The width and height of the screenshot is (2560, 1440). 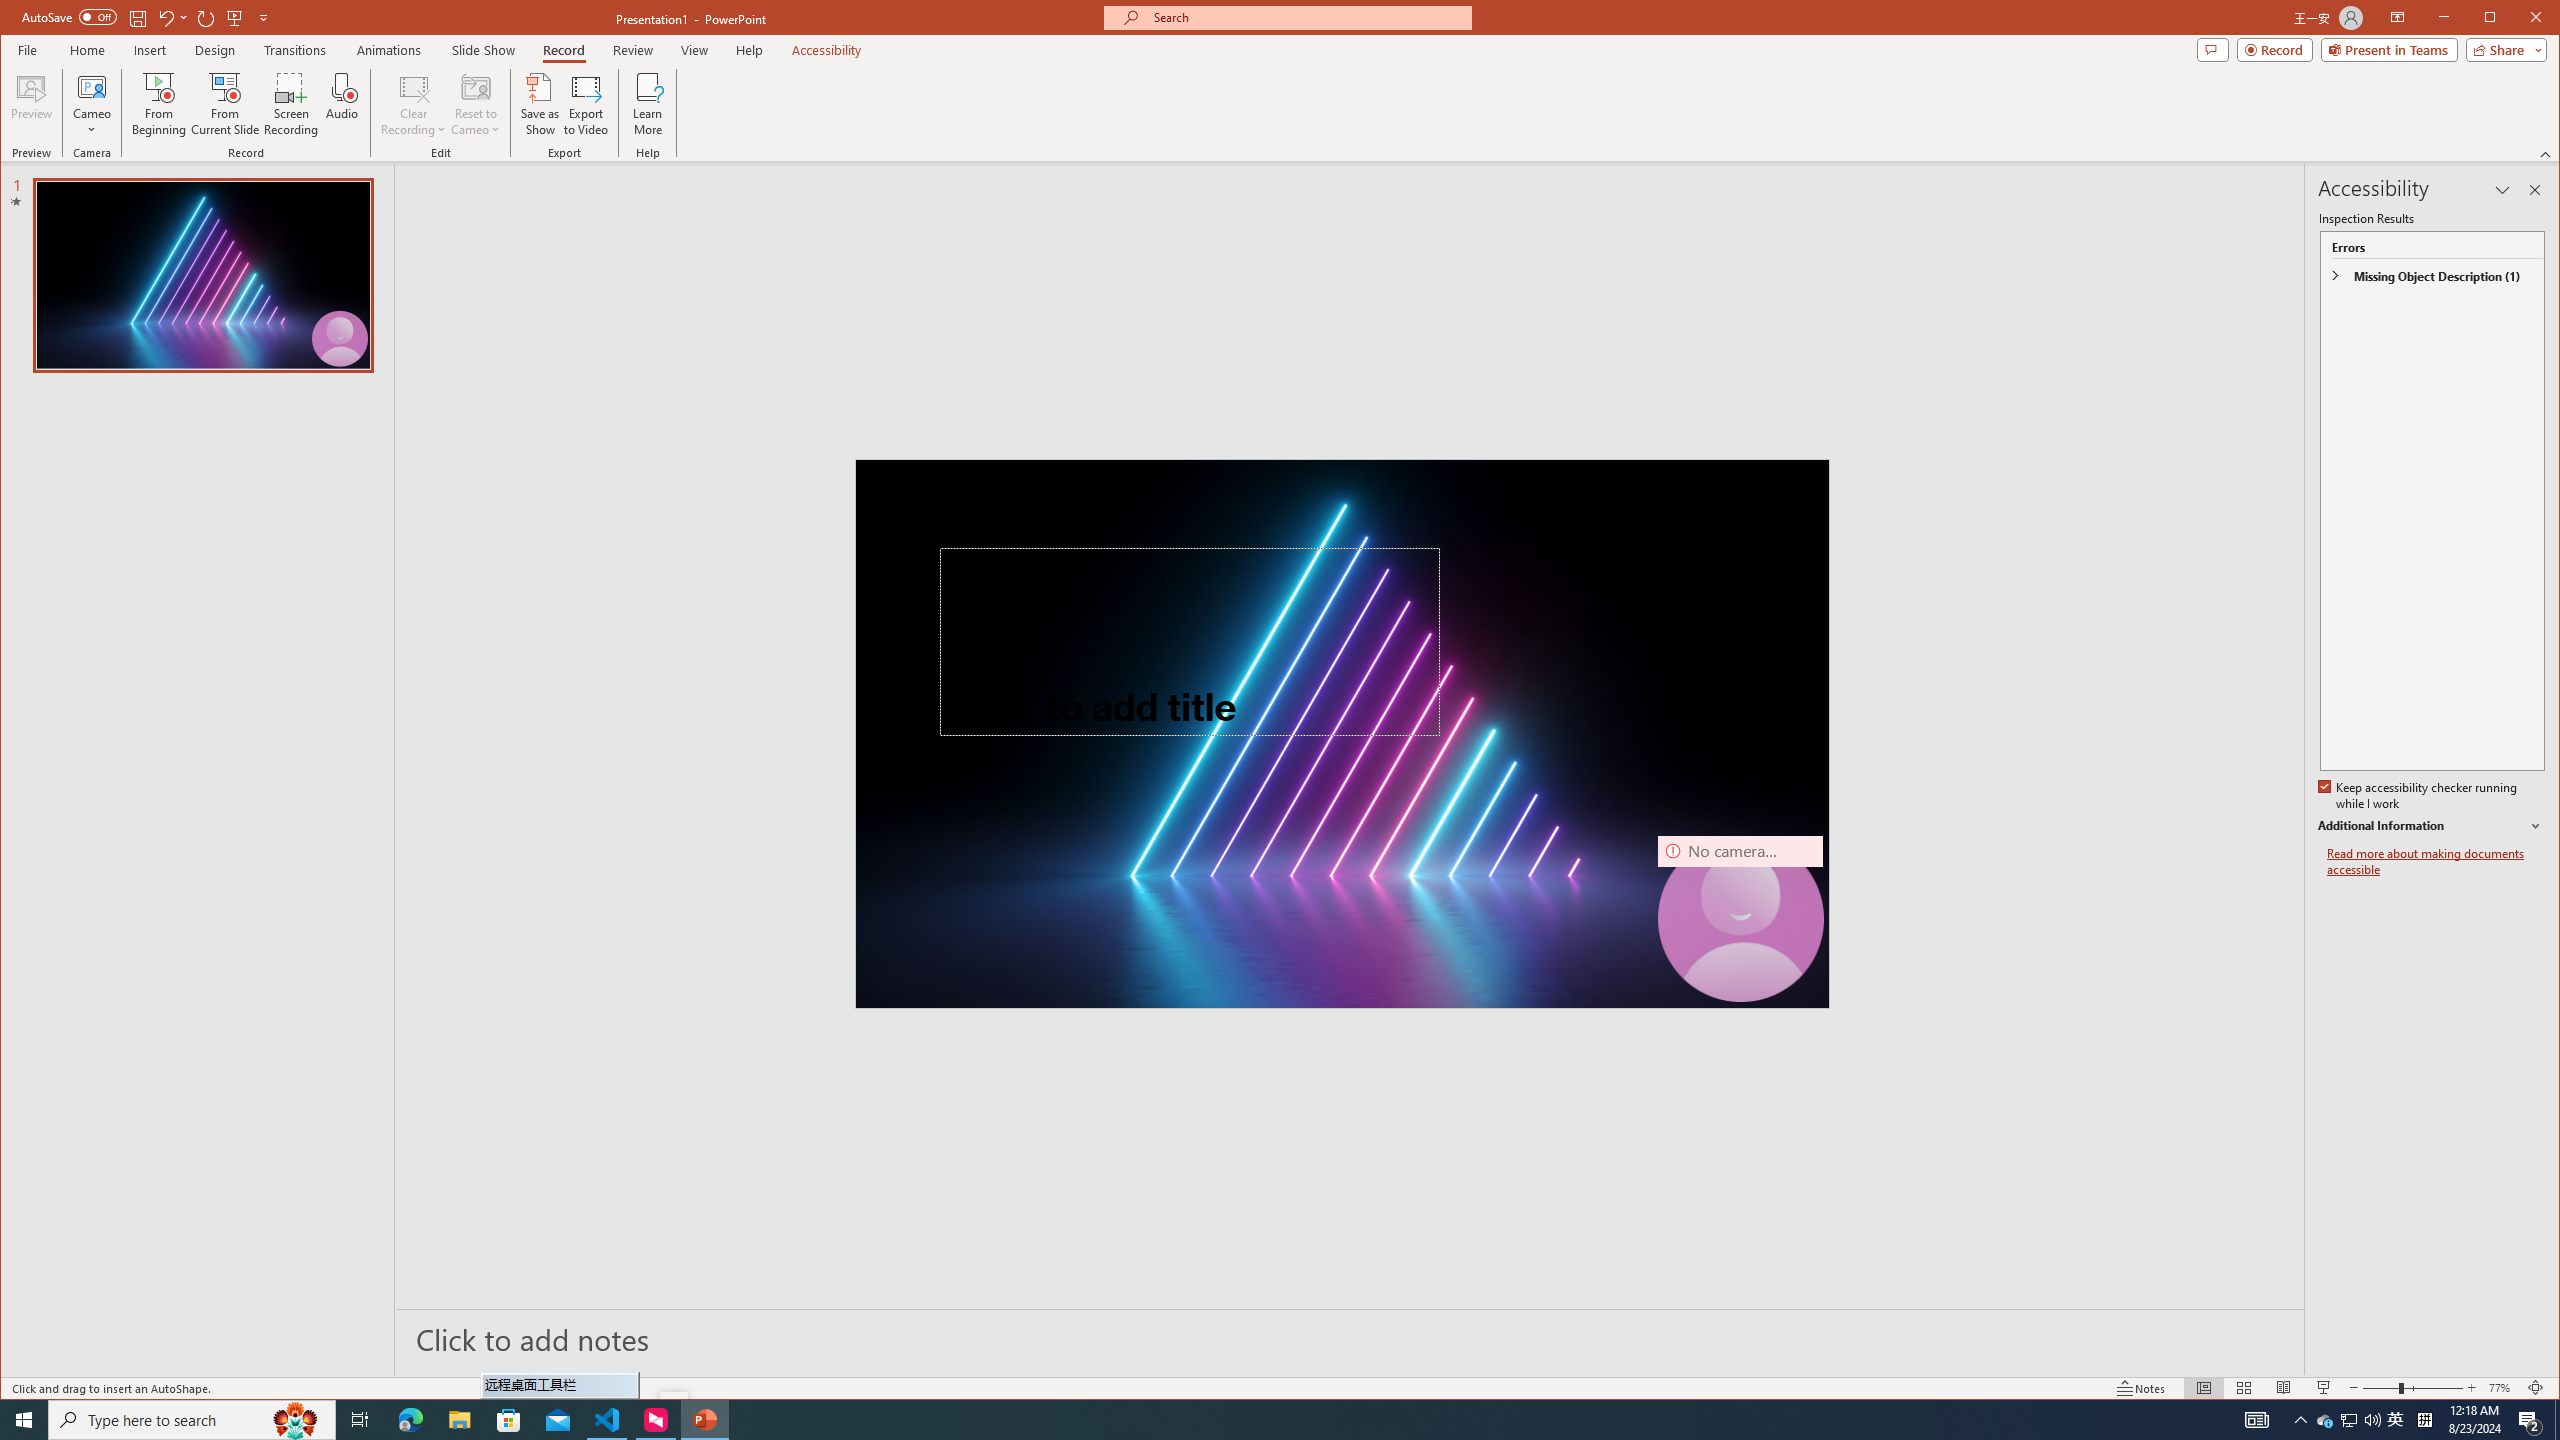 I want to click on 'Neon laser lights aligned to form a triangle', so click(x=1341, y=732).